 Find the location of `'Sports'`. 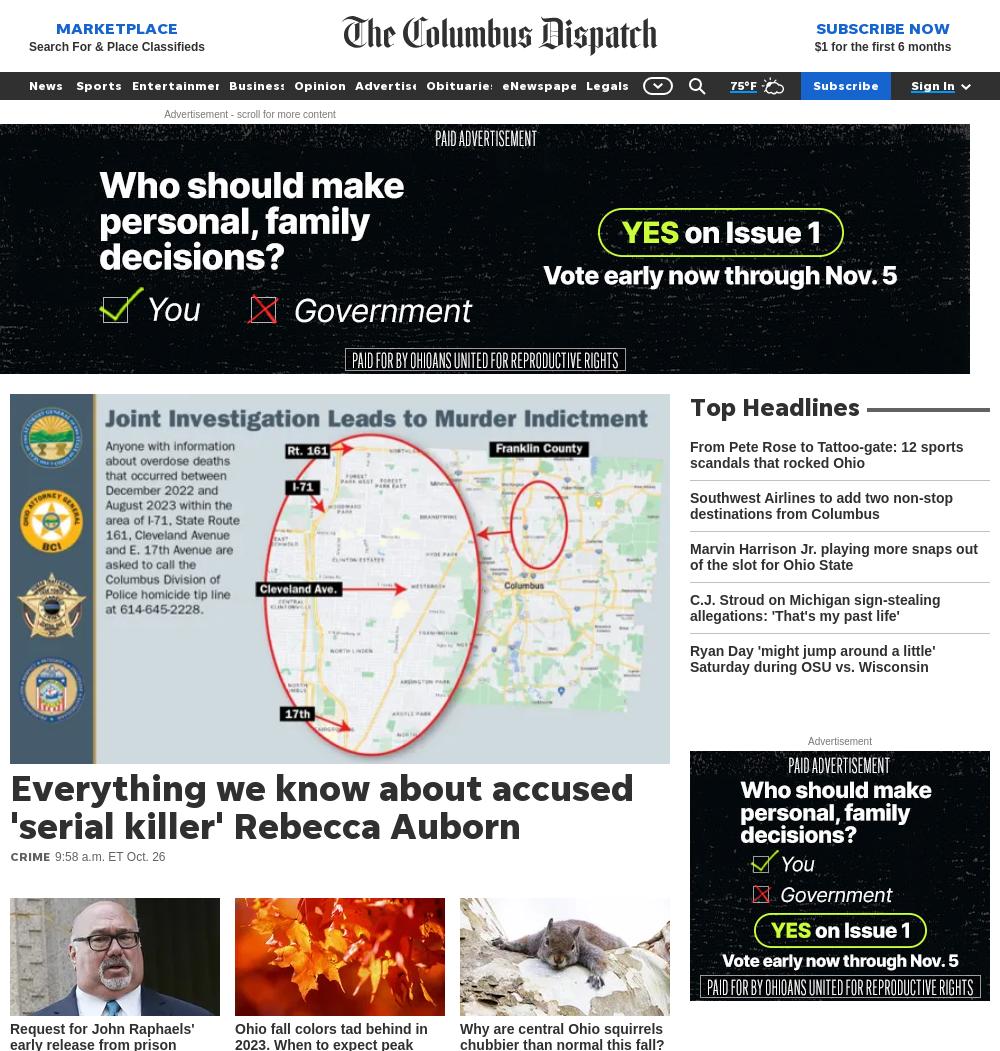

'Sports' is located at coordinates (97, 85).